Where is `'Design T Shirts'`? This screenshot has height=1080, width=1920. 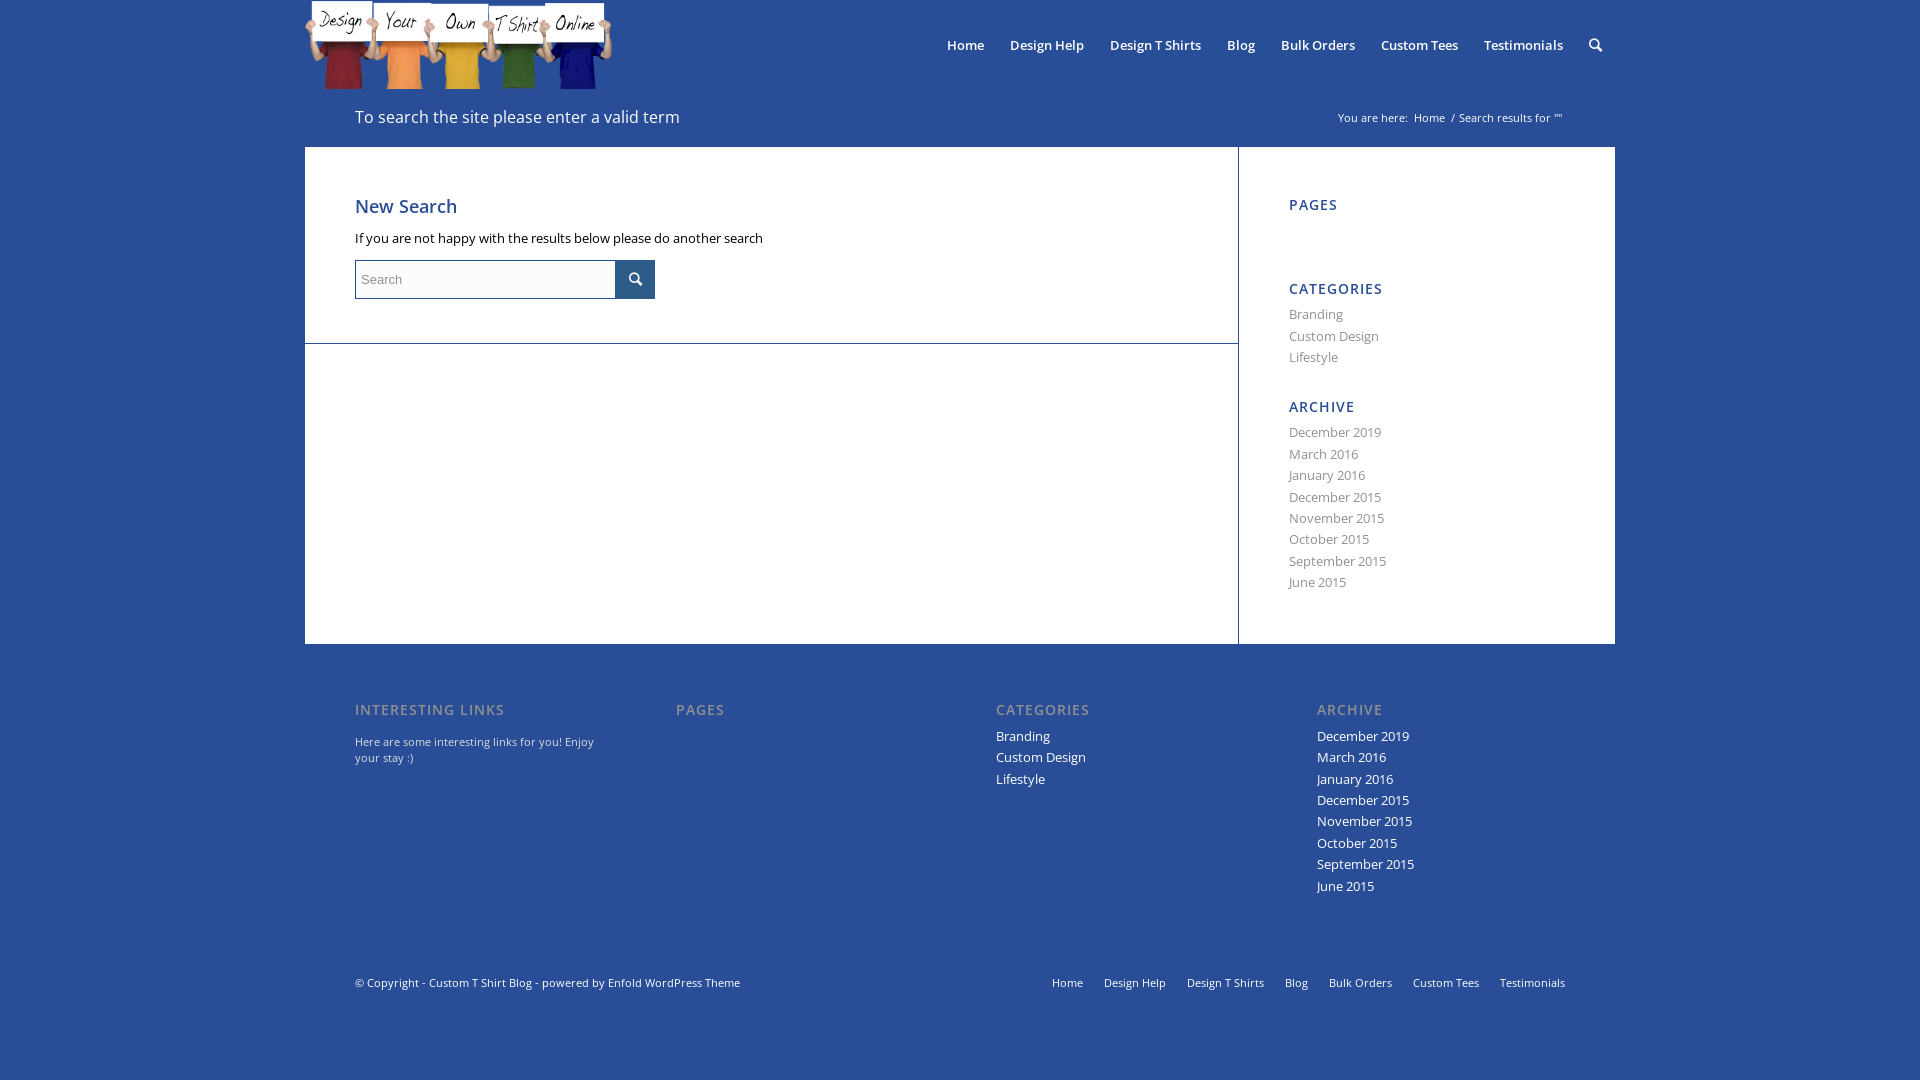
'Design T Shirts' is located at coordinates (1224, 981).